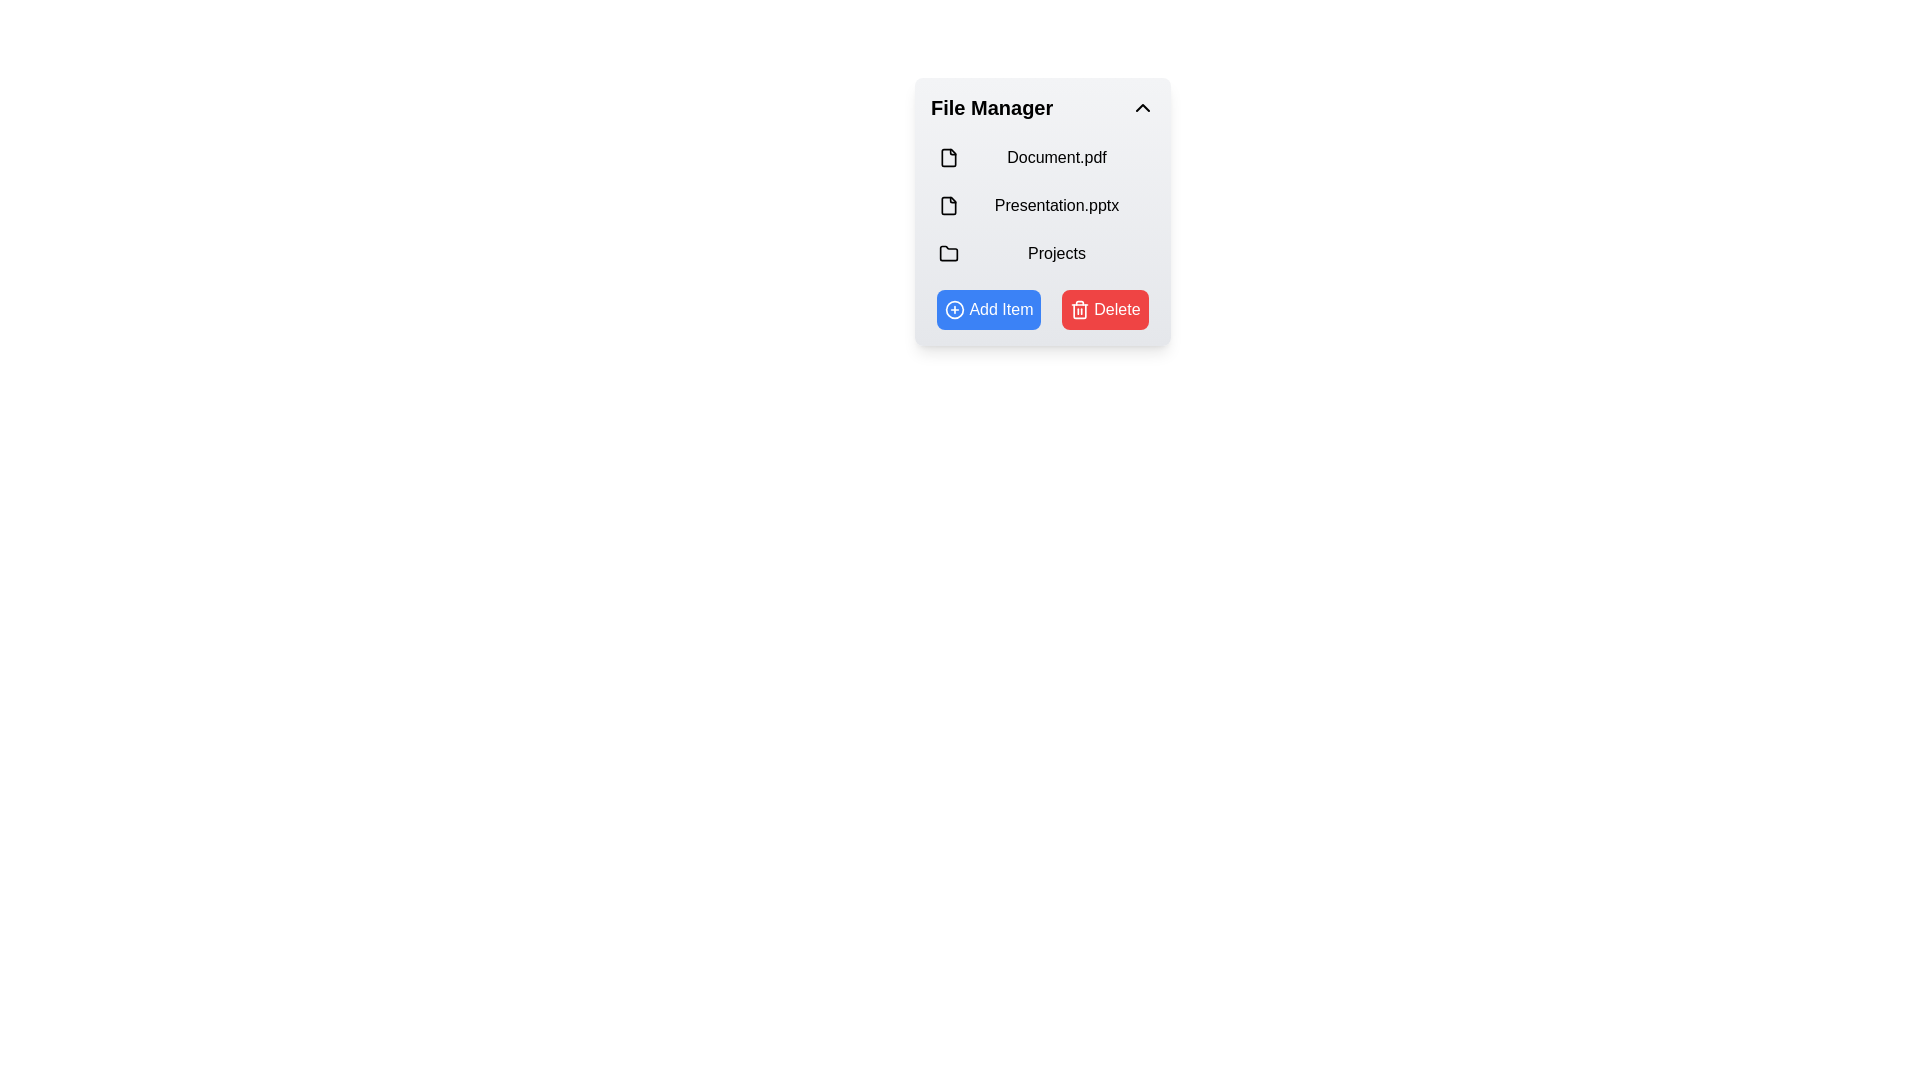 Image resolution: width=1920 pixels, height=1080 pixels. Describe the element at coordinates (1041, 205) in the screenshot. I see `the list of files and folders within the 'File Manager' interface, which is the second group of elements below the title and above the 'Add Item' and 'Delete' buttons` at that location.